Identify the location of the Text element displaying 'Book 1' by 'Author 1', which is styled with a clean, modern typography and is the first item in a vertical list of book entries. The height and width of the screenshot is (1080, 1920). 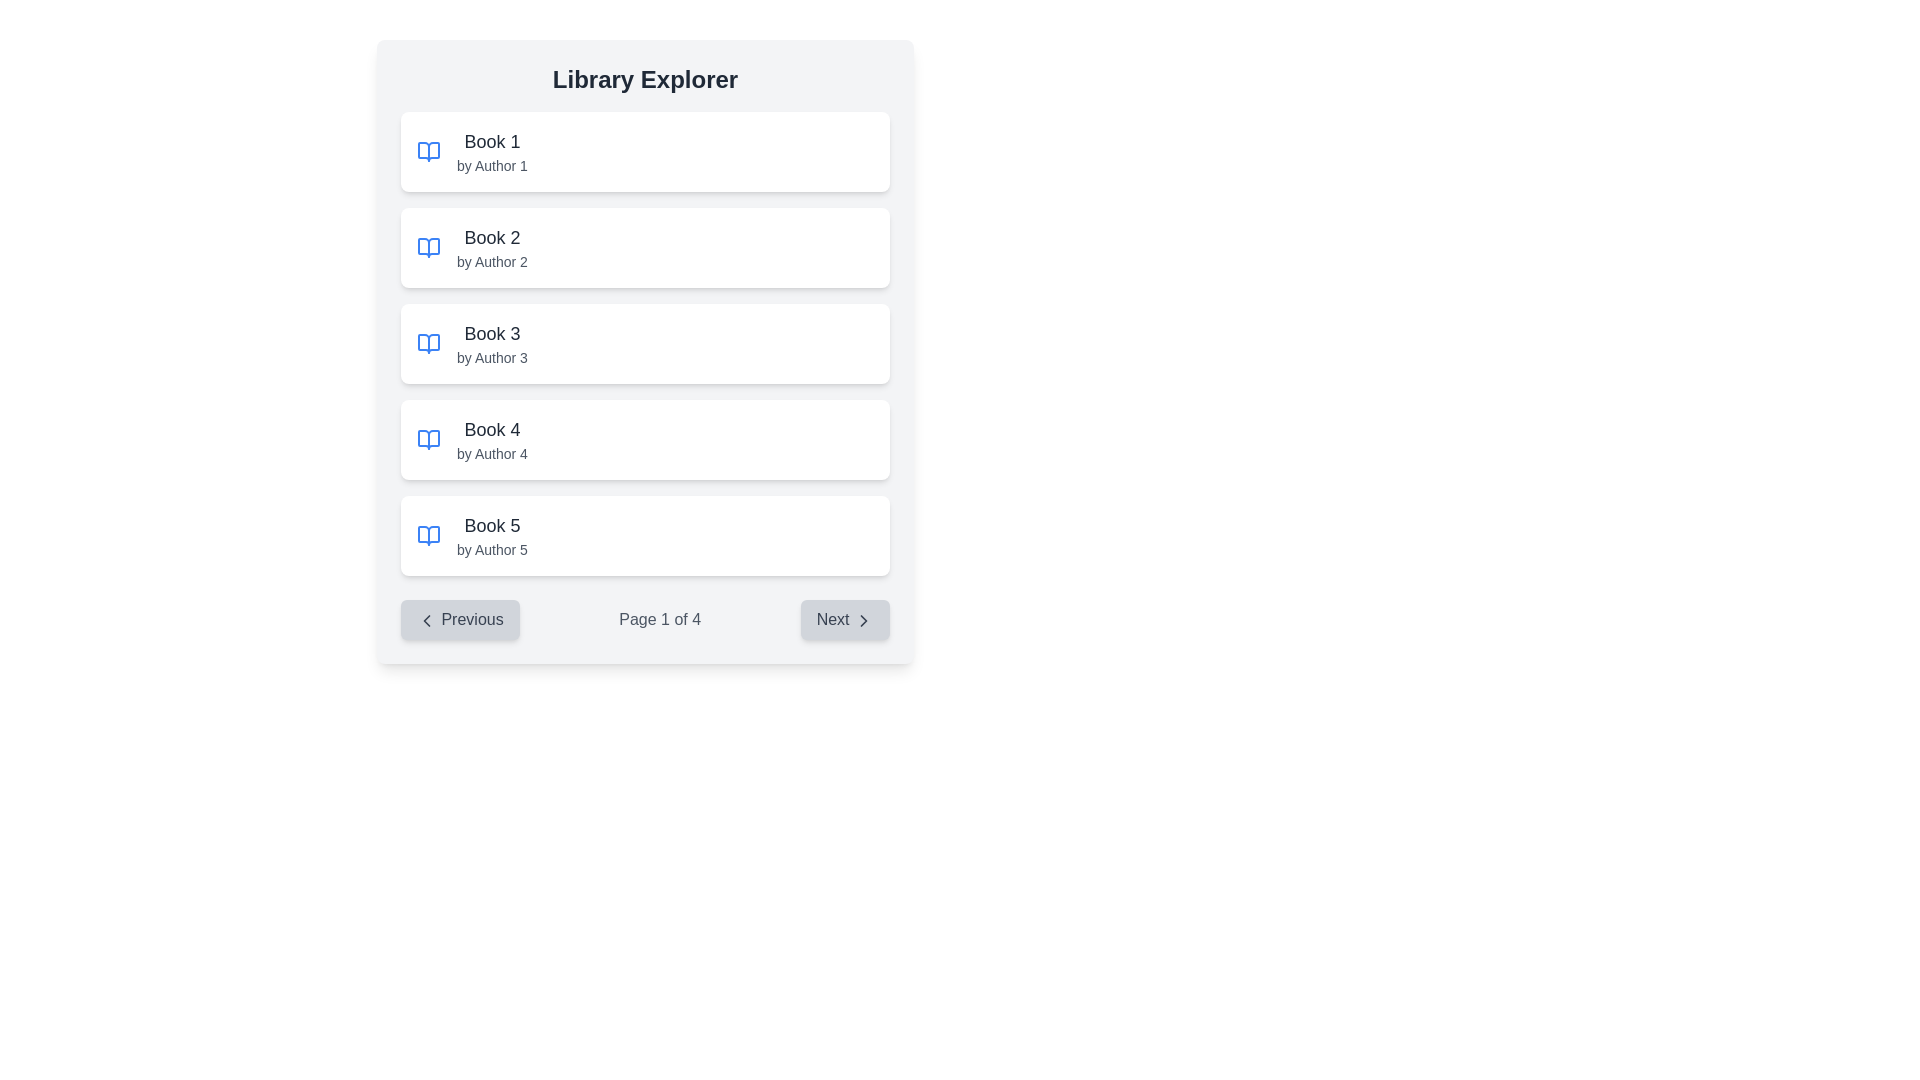
(492, 150).